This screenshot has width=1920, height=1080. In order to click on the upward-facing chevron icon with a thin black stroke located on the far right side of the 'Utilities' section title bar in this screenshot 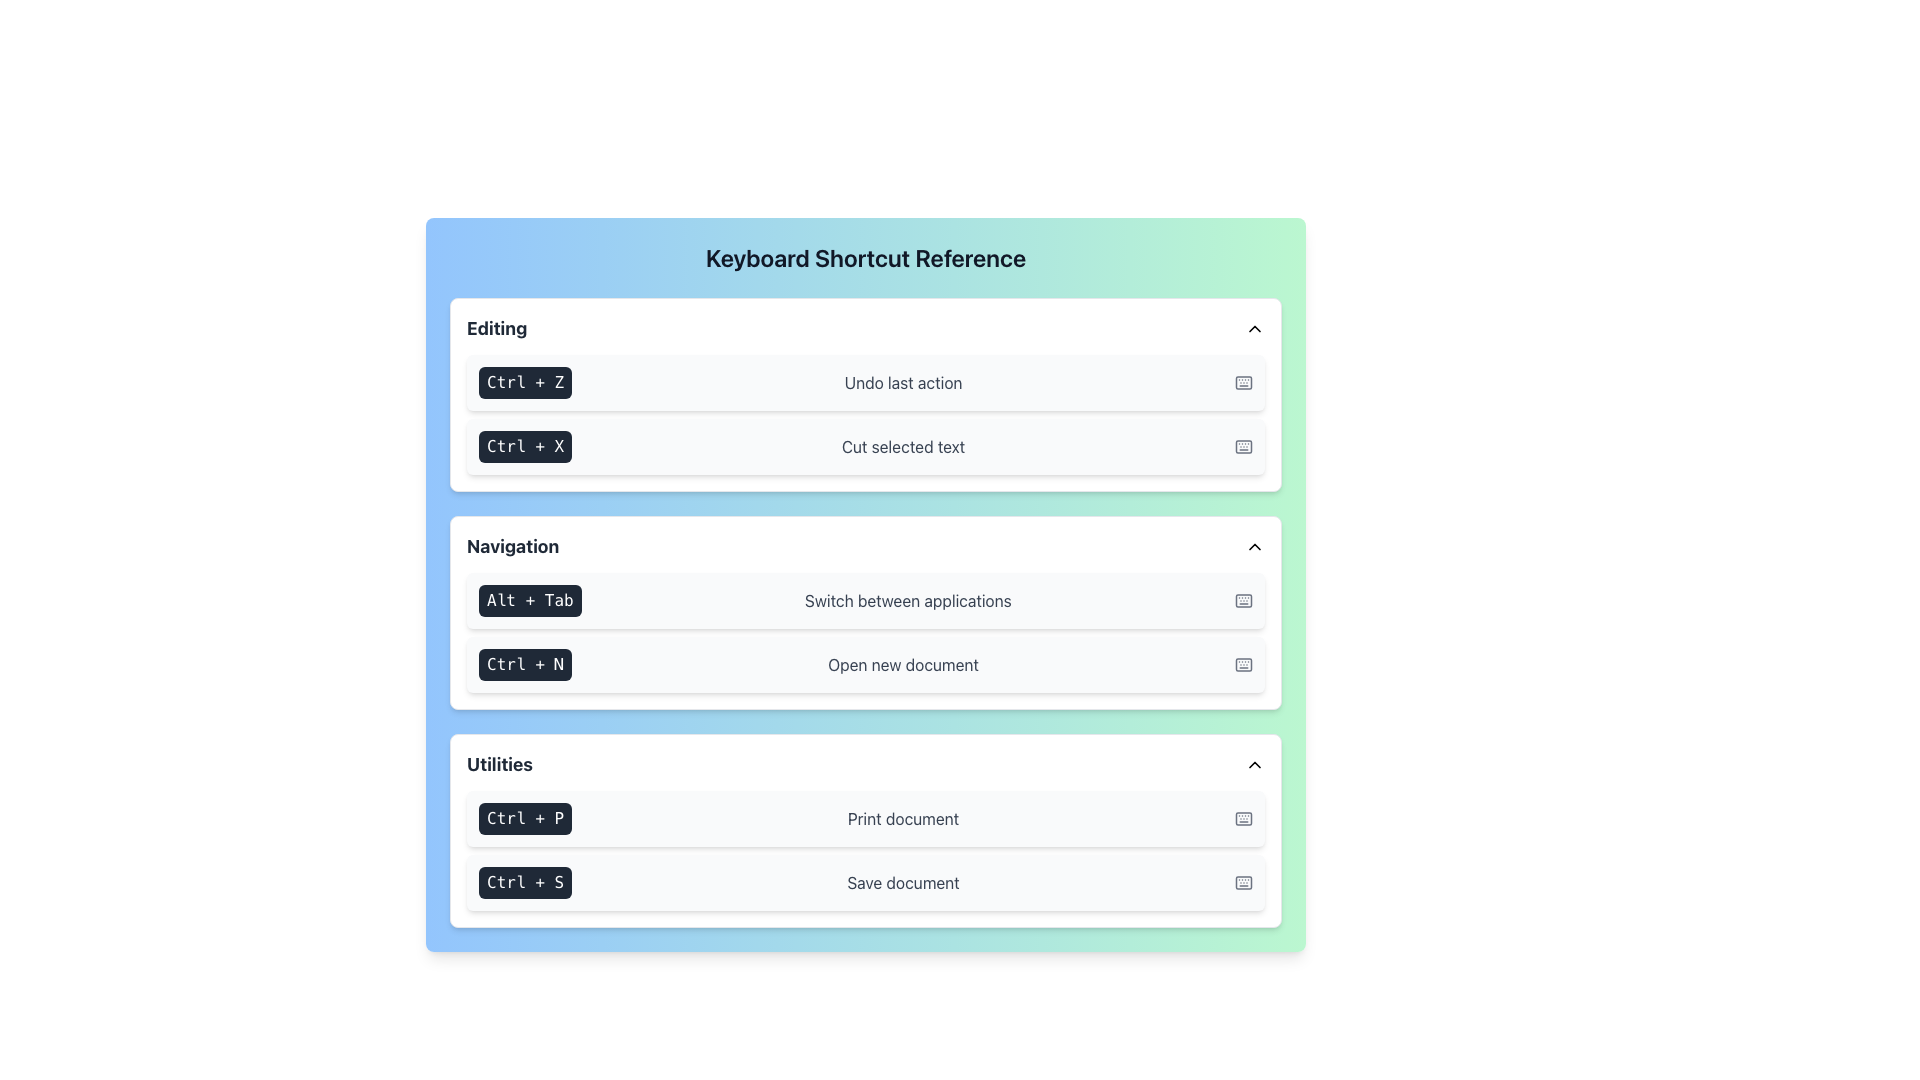, I will do `click(1253, 764)`.